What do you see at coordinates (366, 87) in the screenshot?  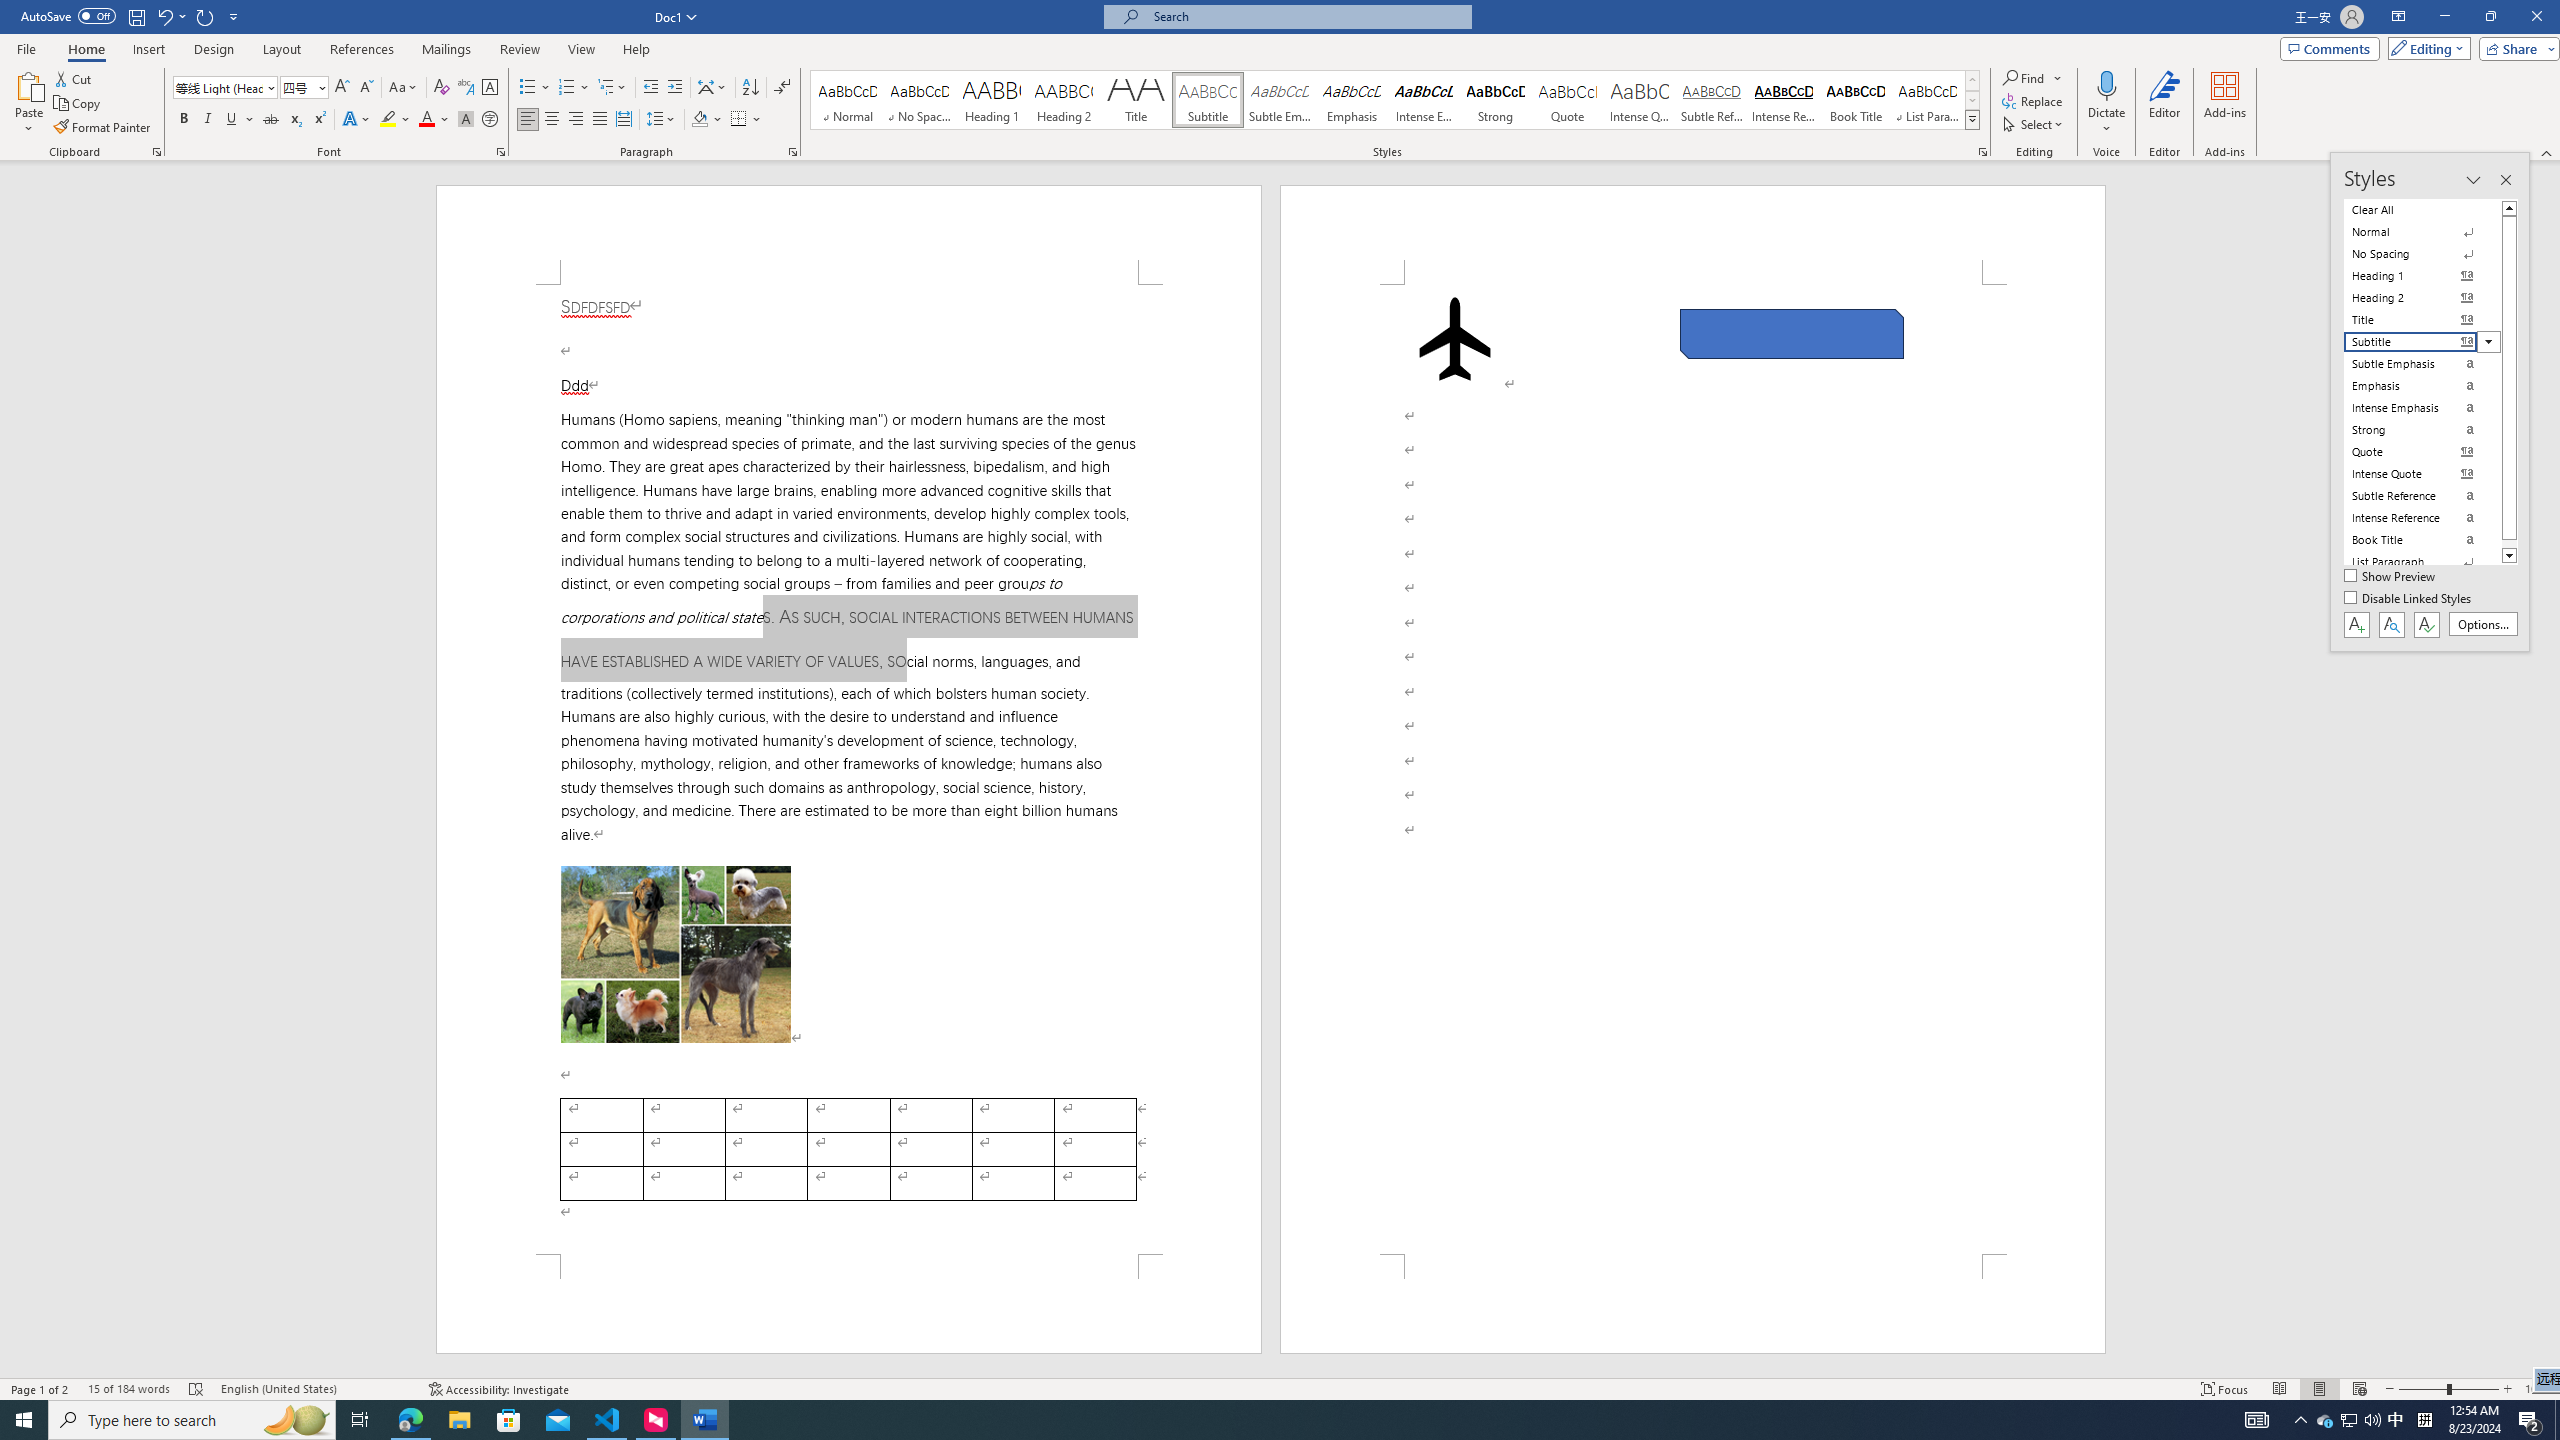 I see `'Shrink Font'` at bounding box center [366, 87].